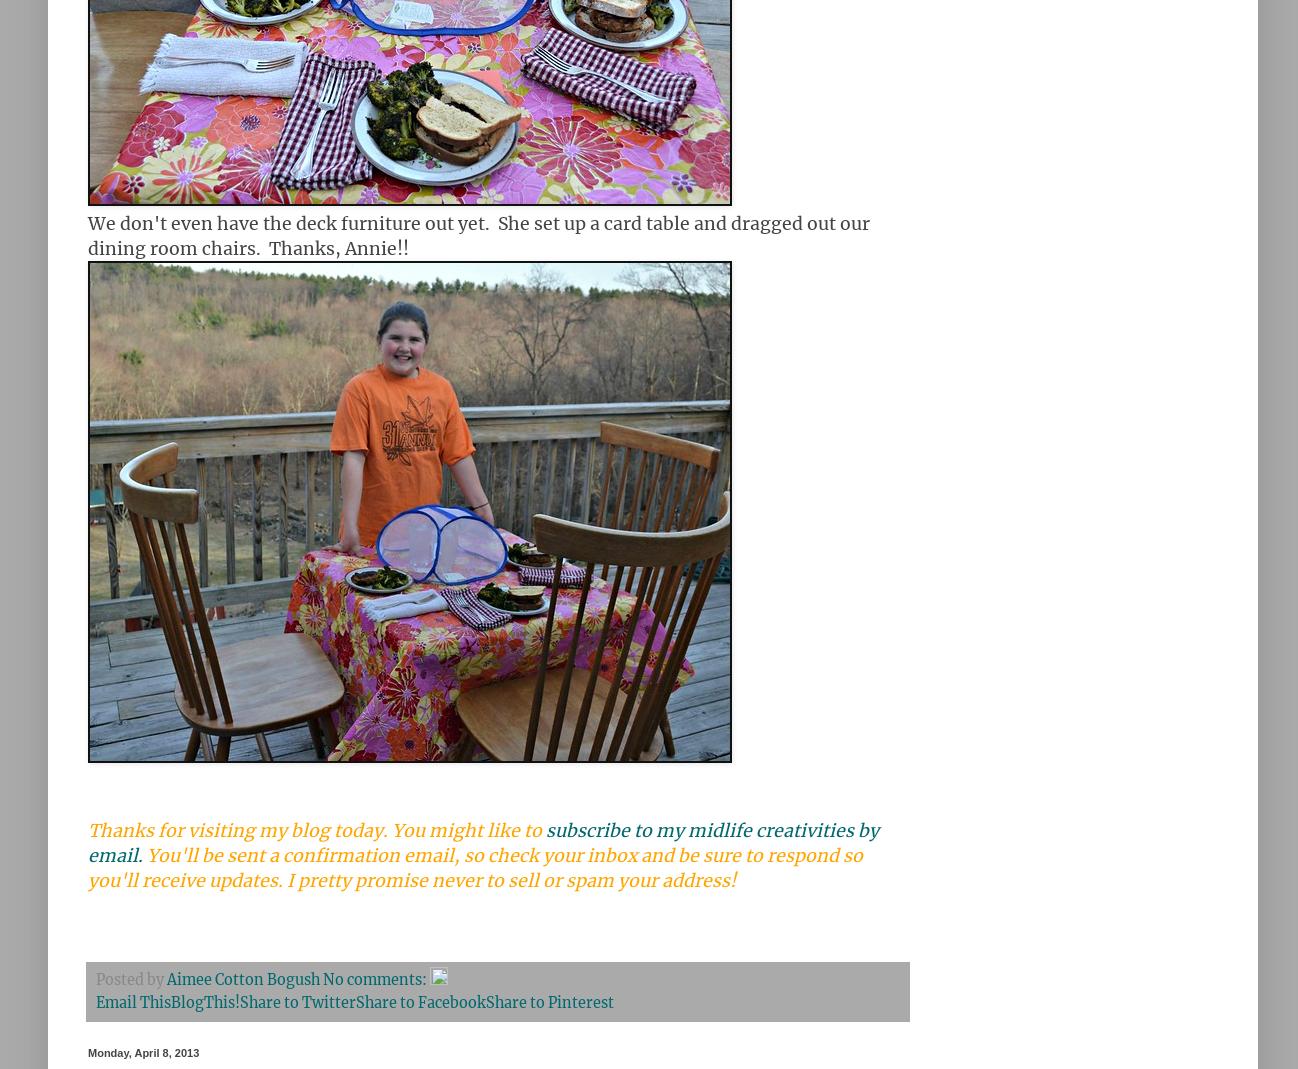 The image size is (1298, 1069). Describe the element at coordinates (376, 979) in the screenshot. I see `'No comments:'` at that location.